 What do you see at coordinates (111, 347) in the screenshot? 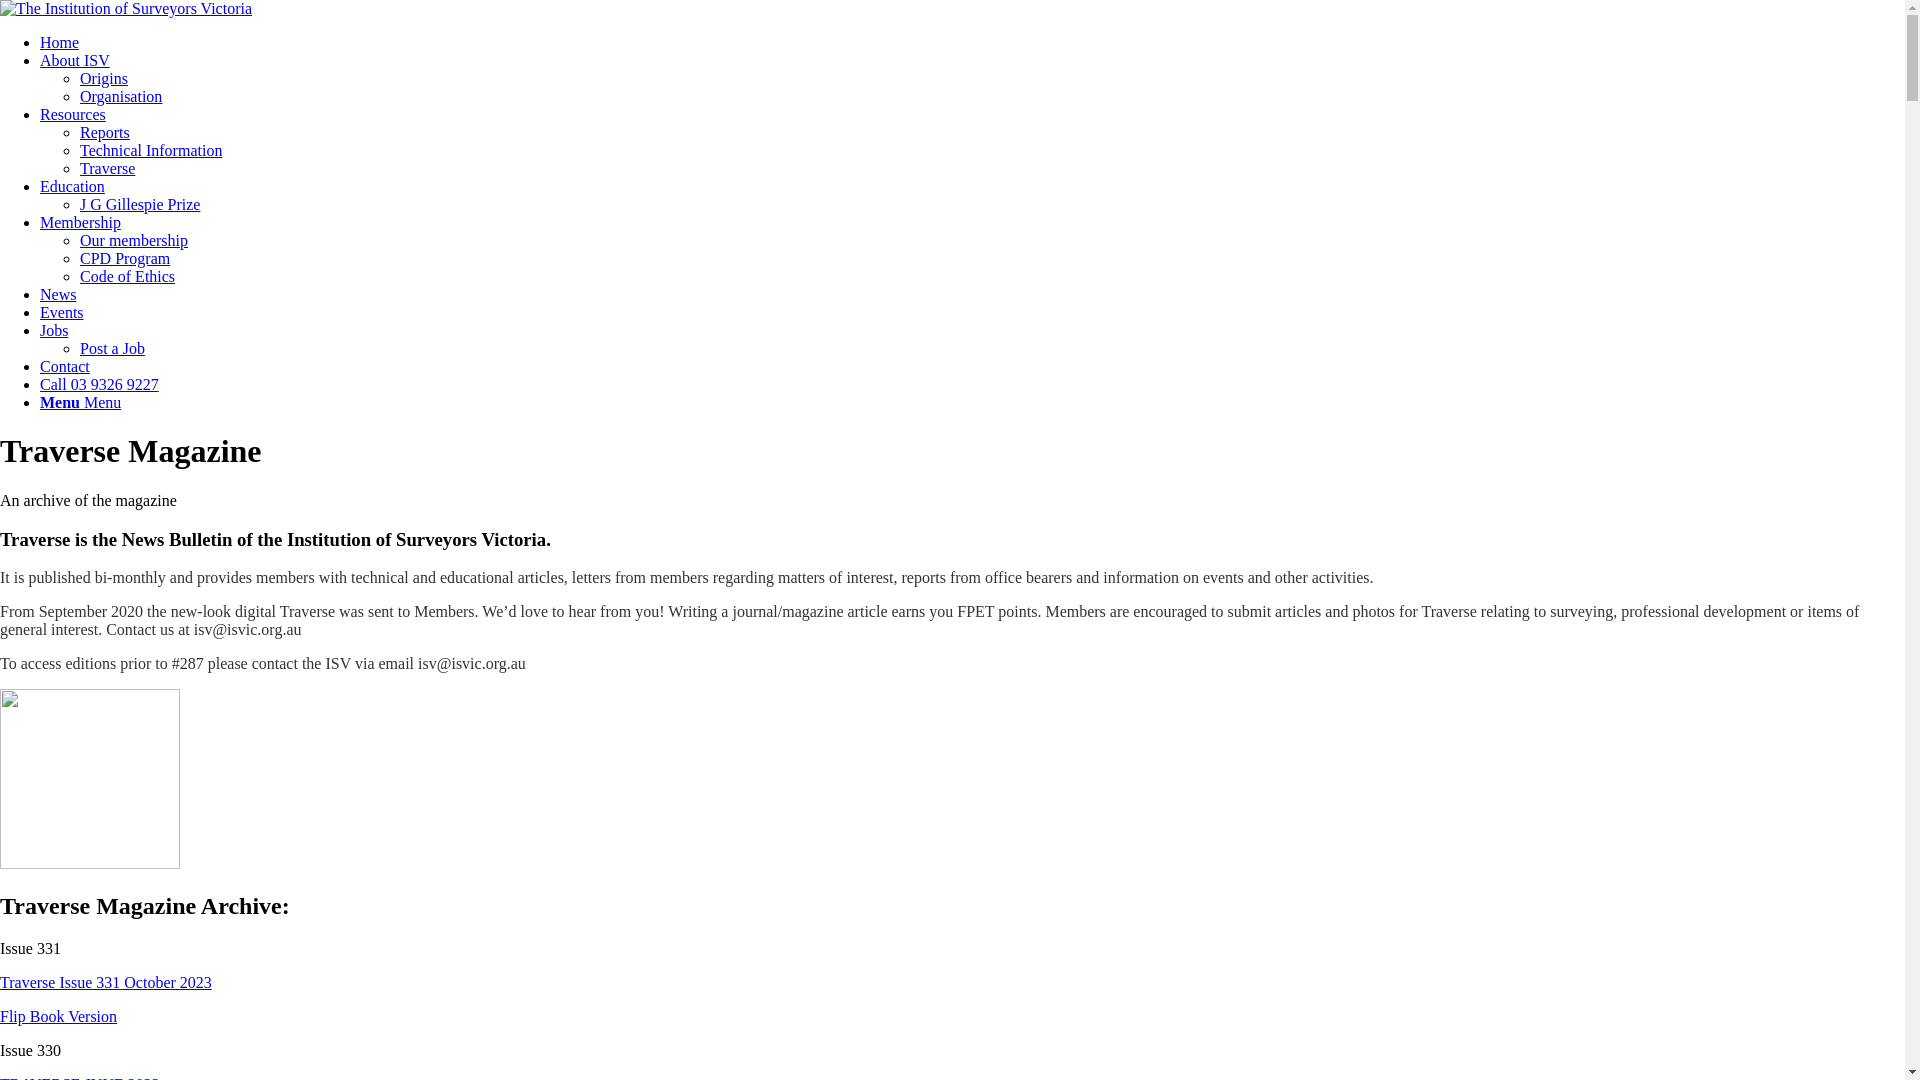
I see `'Post a Job'` at bounding box center [111, 347].